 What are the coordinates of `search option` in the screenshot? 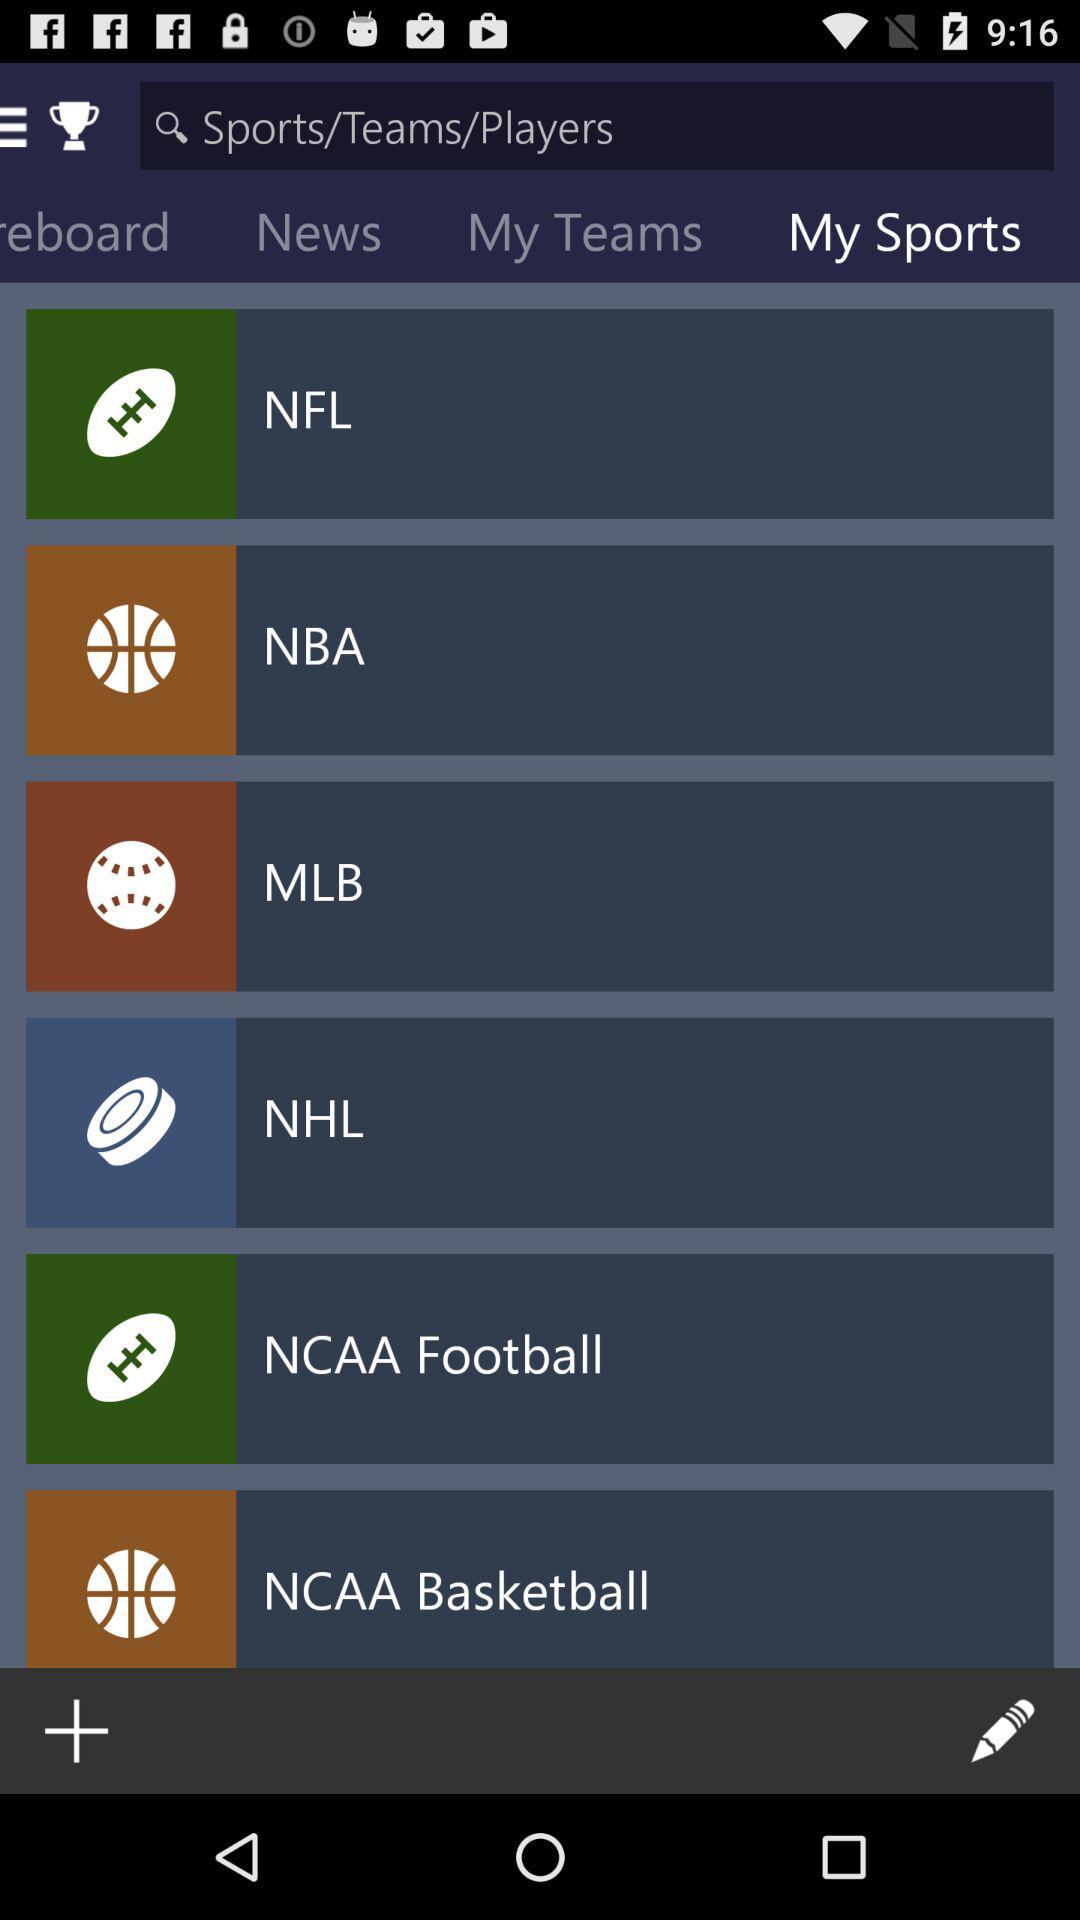 It's located at (596, 124).